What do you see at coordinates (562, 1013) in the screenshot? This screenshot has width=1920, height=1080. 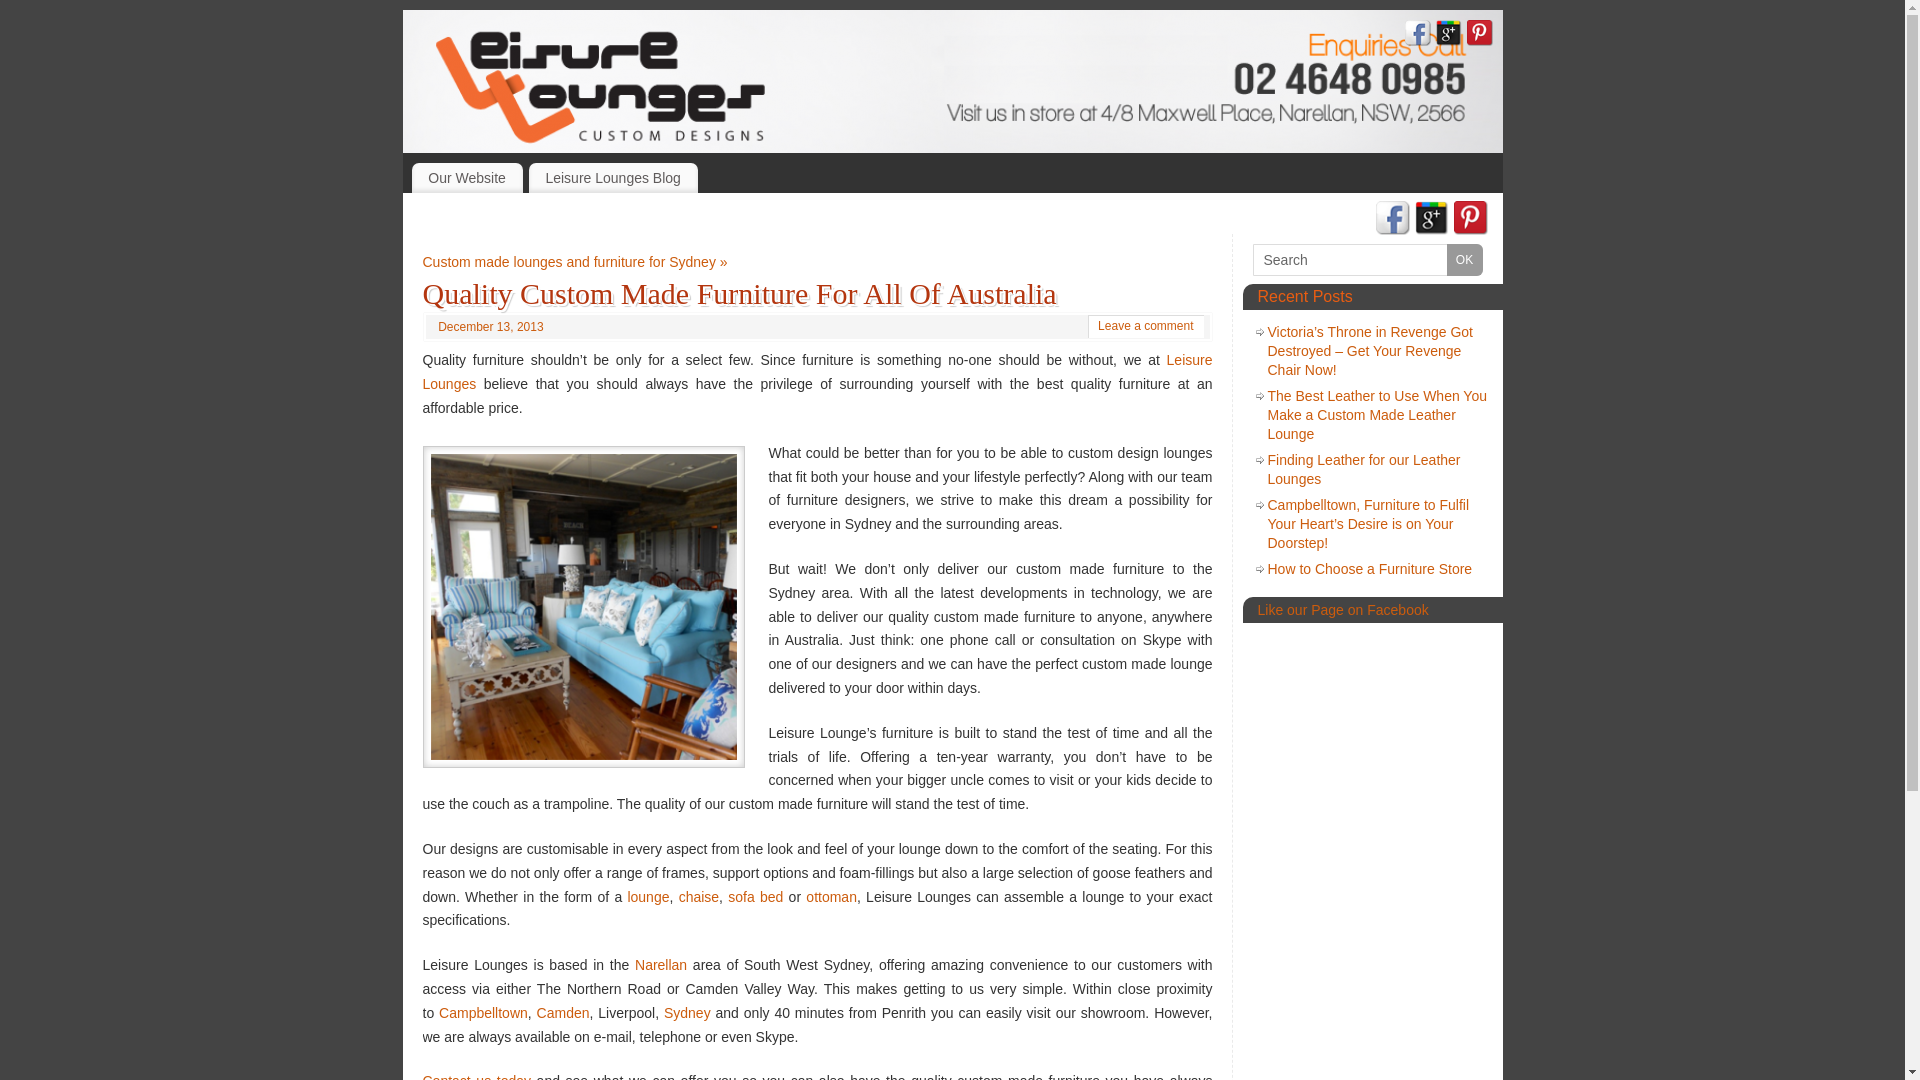 I see `'Camden'` at bounding box center [562, 1013].